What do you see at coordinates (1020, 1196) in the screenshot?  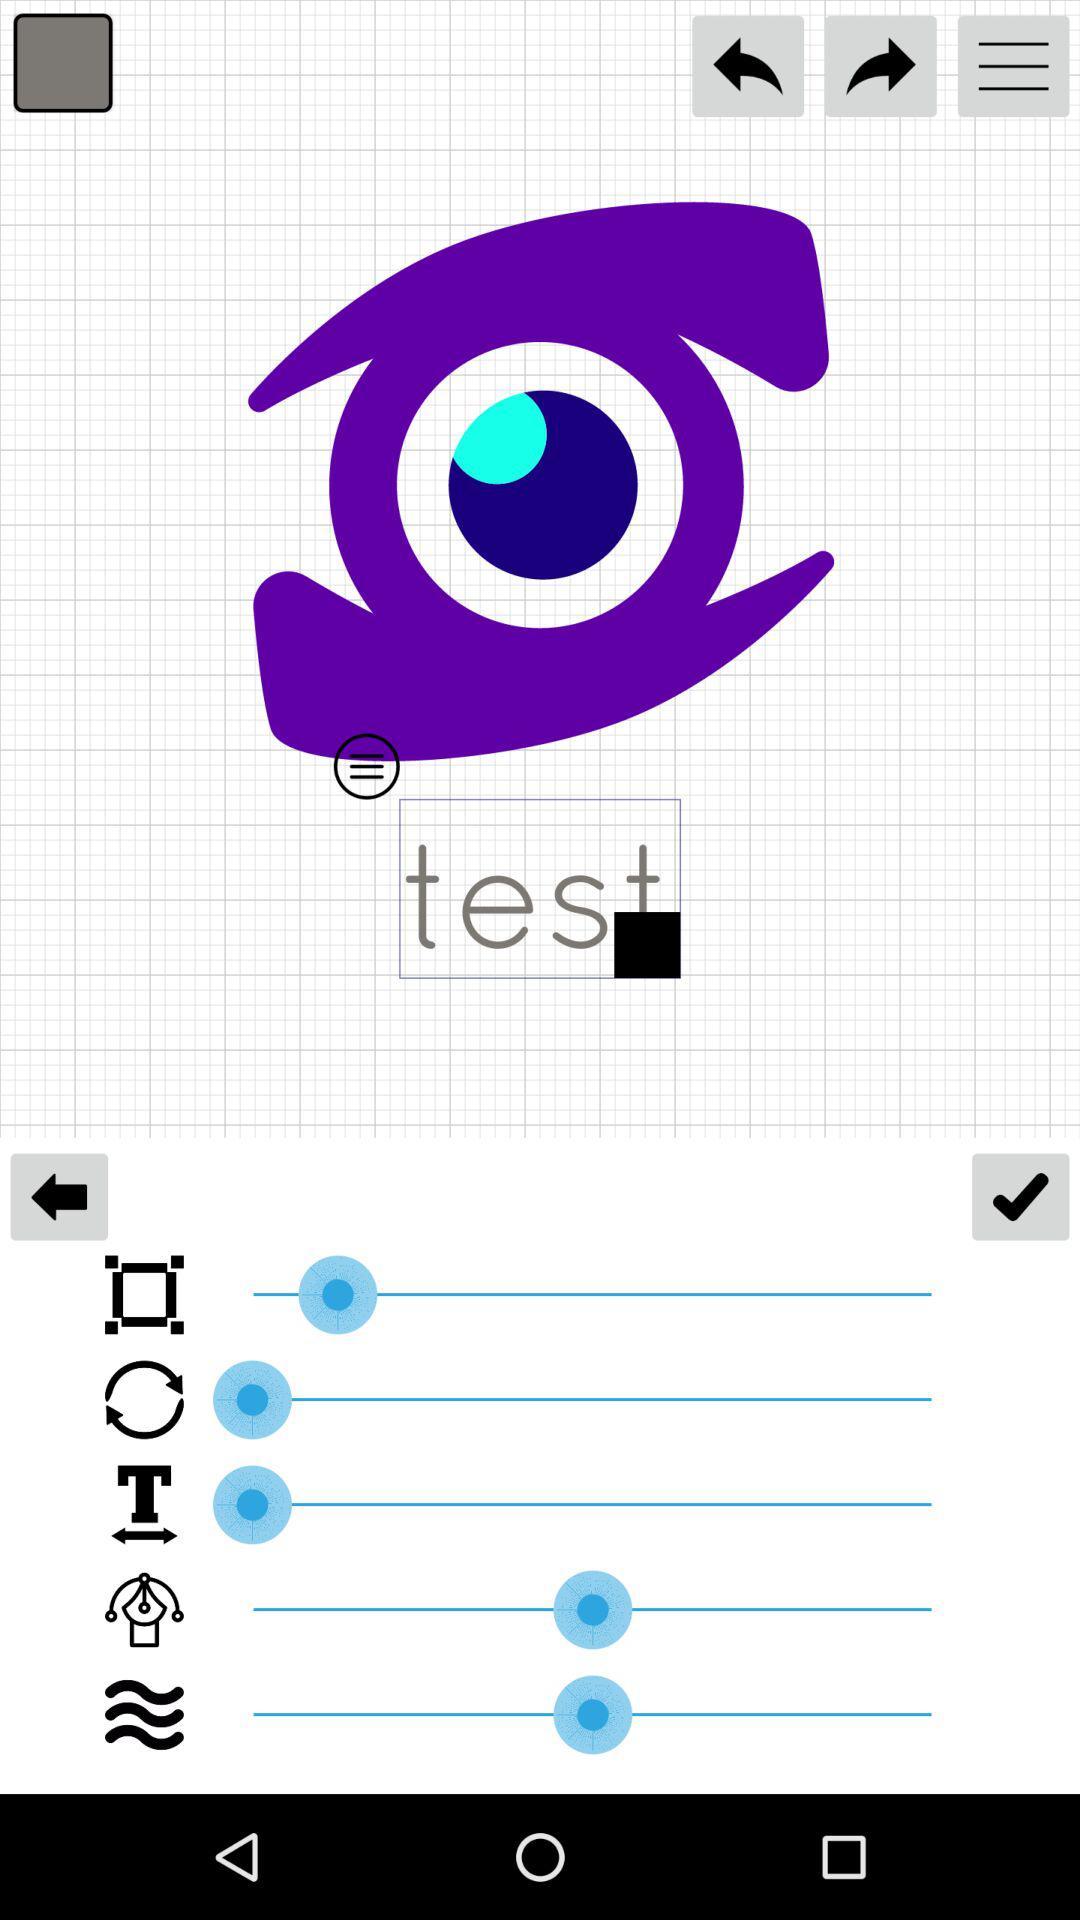 I see `the check icon` at bounding box center [1020, 1196].